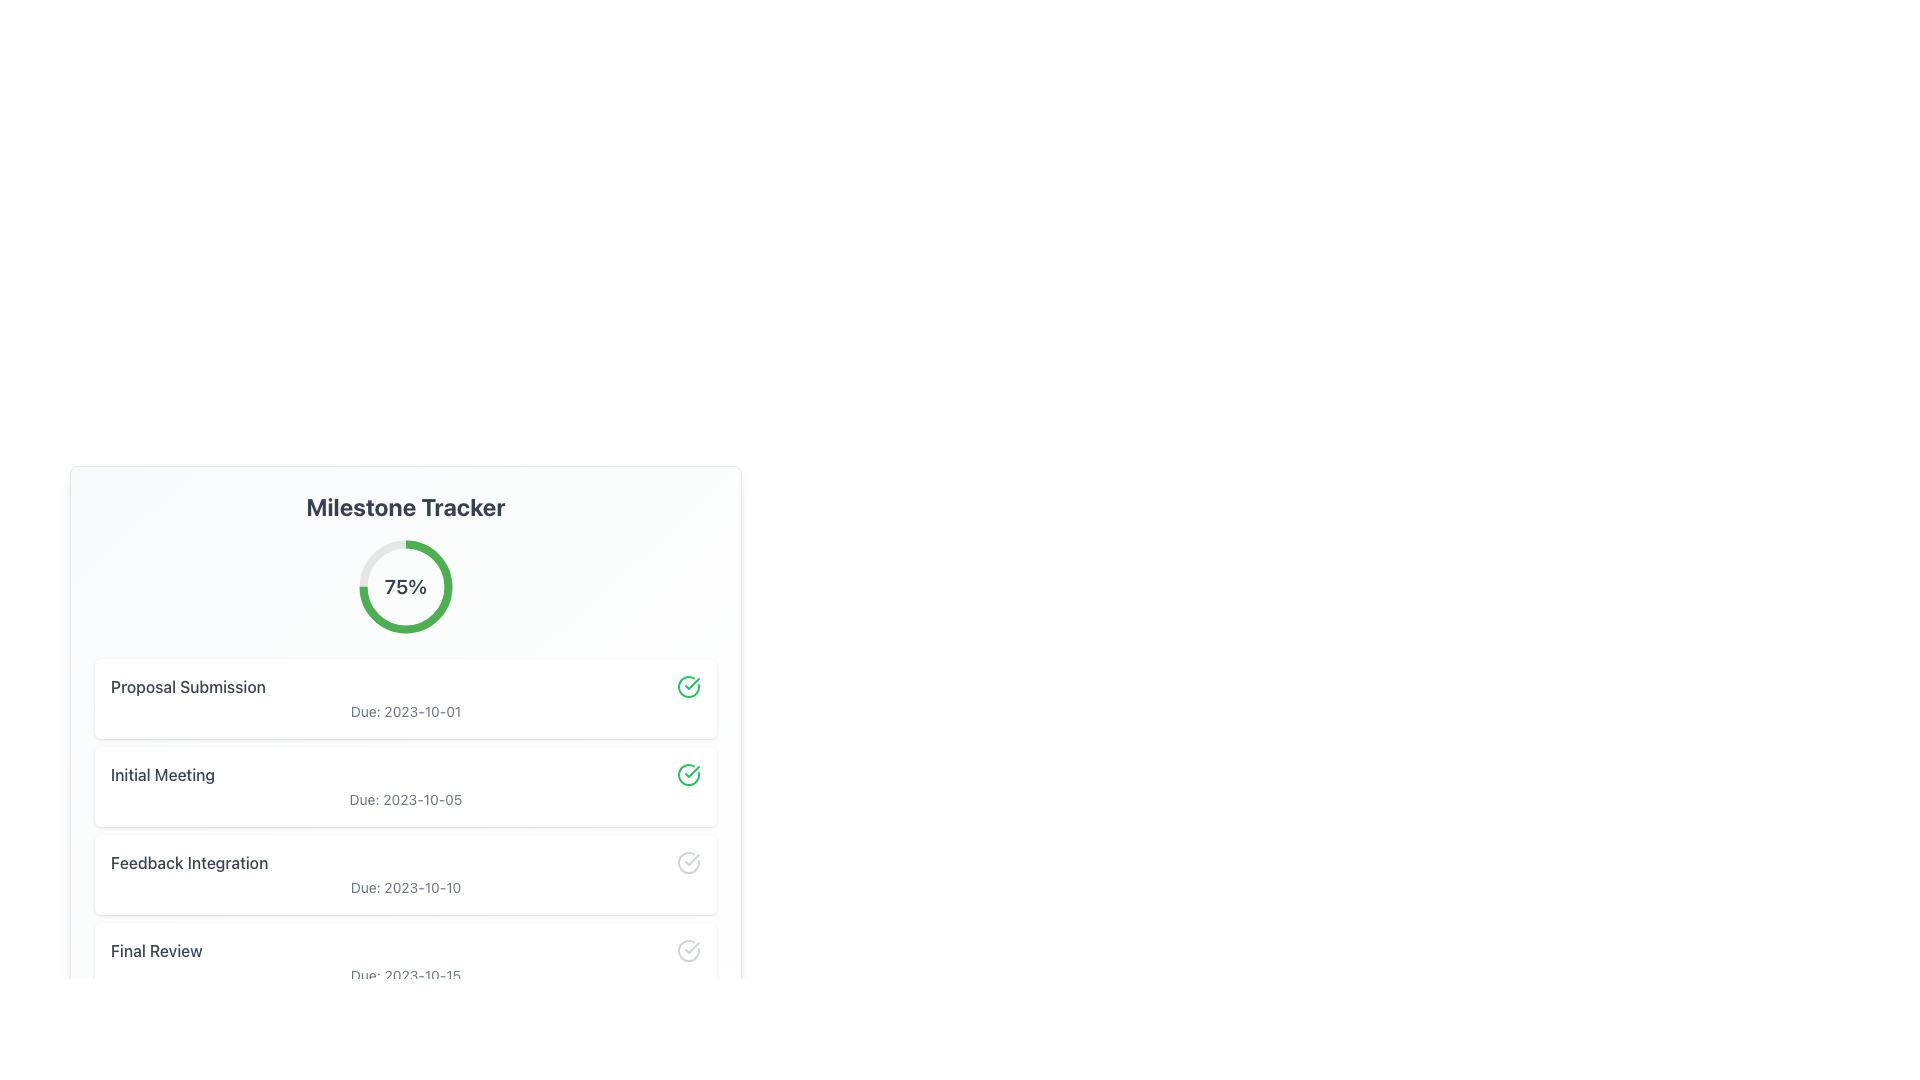  I want to click on the text label displaying '75%' which is centered within the circular progress indicator of the milestone tracker interface, so click(405, 585).